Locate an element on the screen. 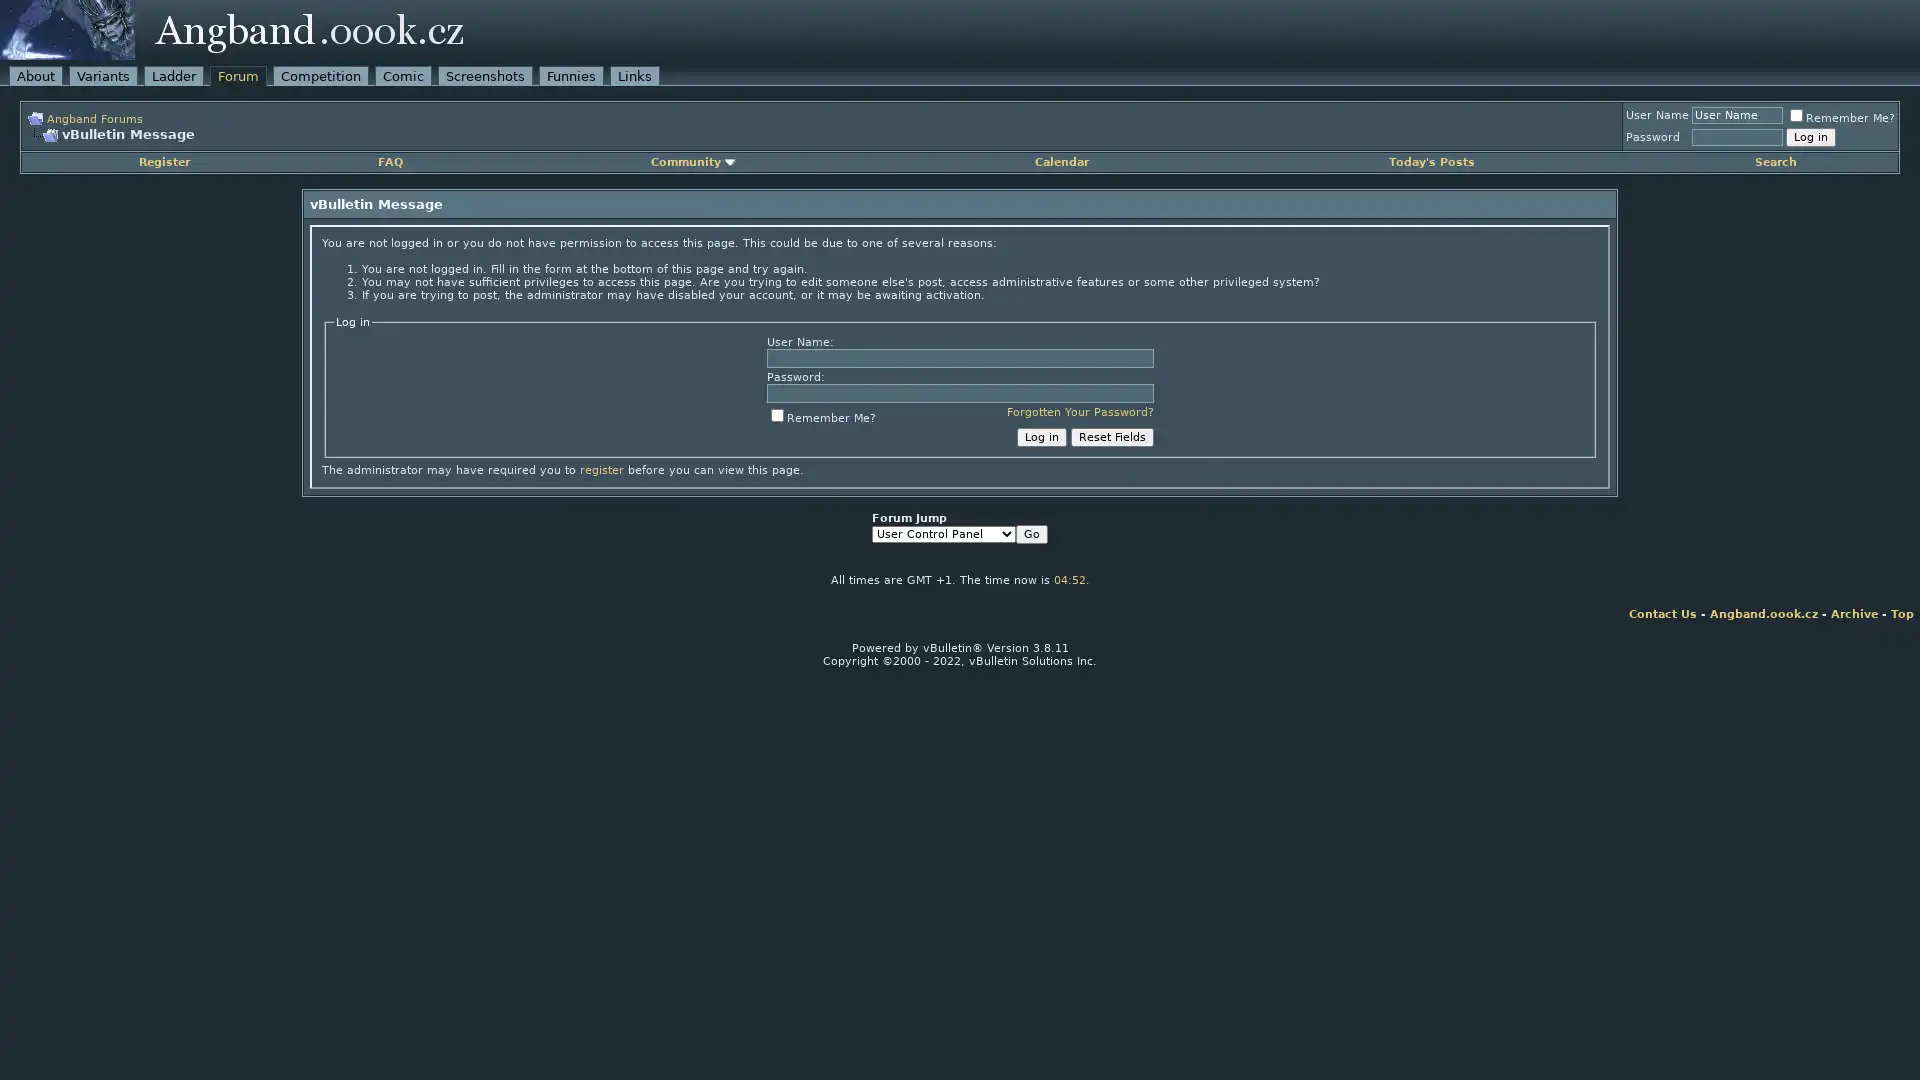 The width and height of the screenshot is (1920, 1080). Go is located at coordinates (1032, 533).